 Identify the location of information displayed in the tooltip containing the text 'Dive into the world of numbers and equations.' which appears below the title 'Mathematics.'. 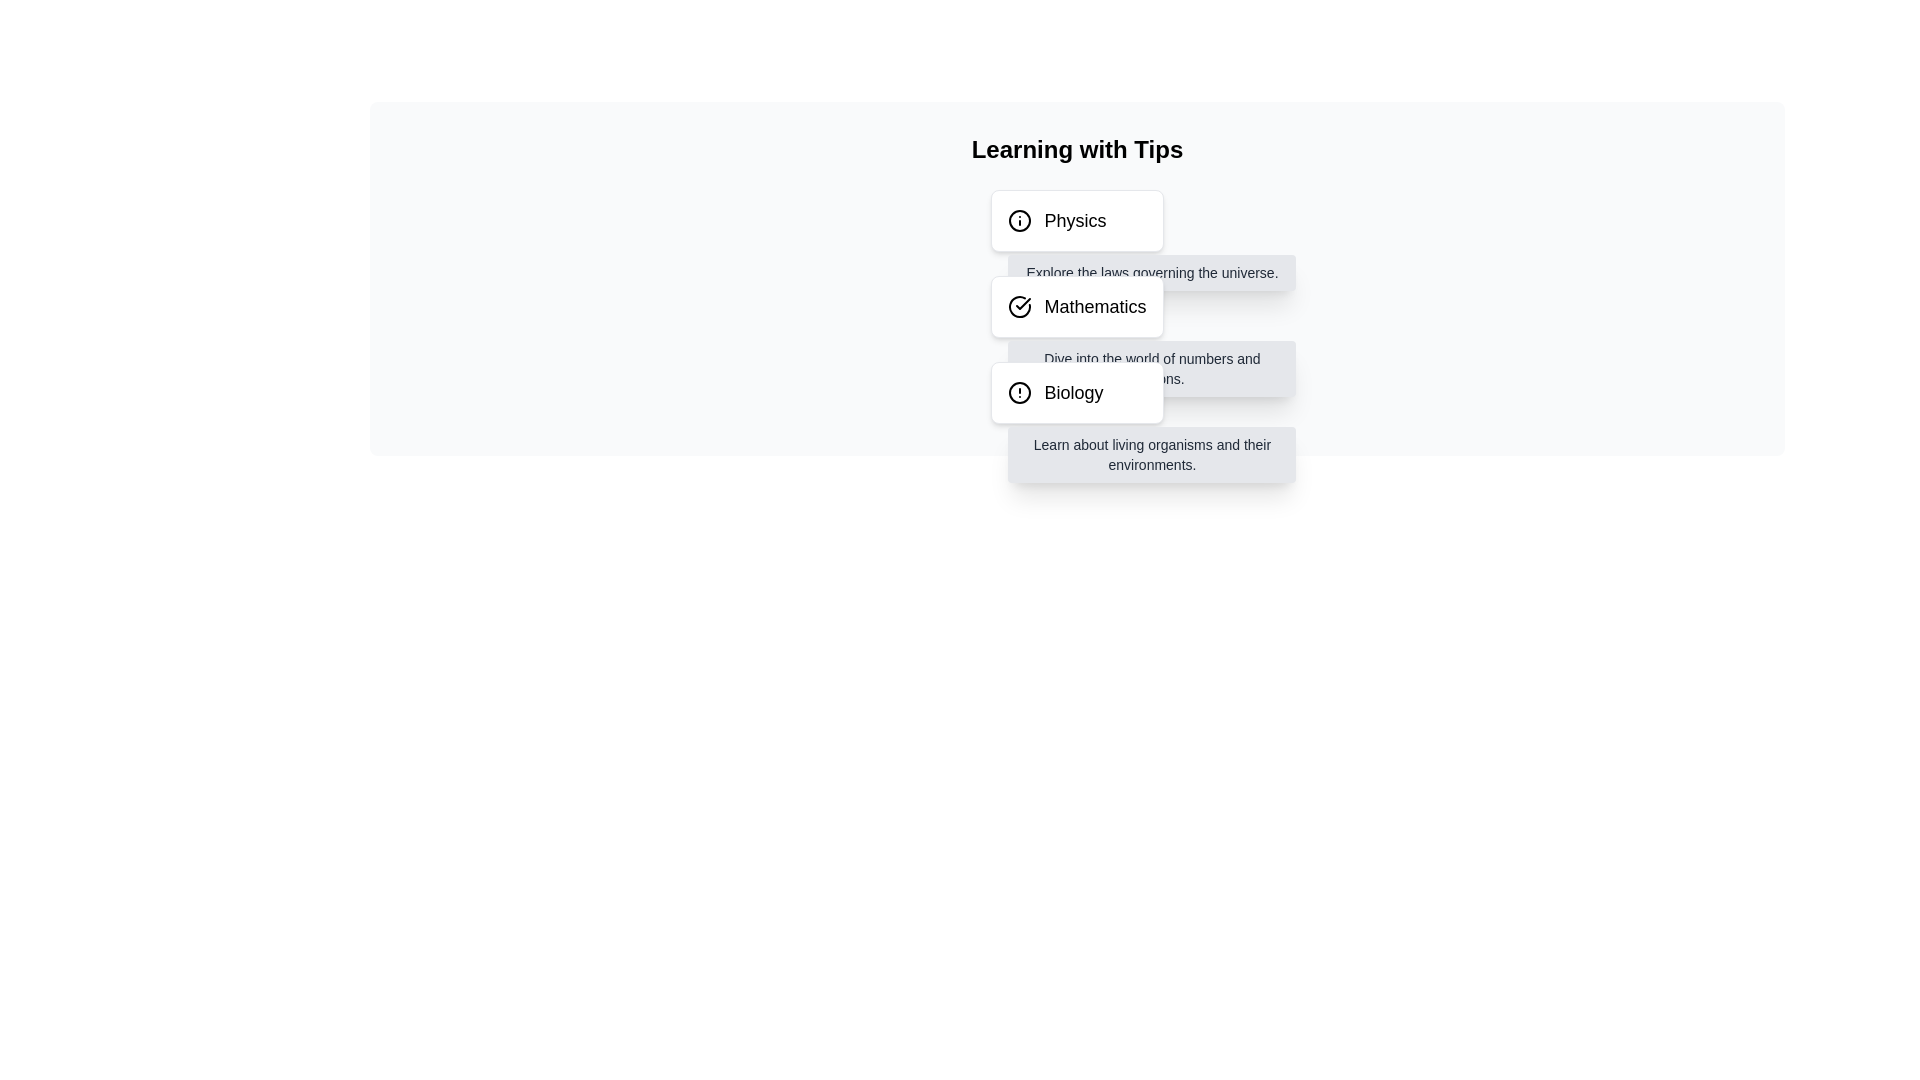
(1152, 369).